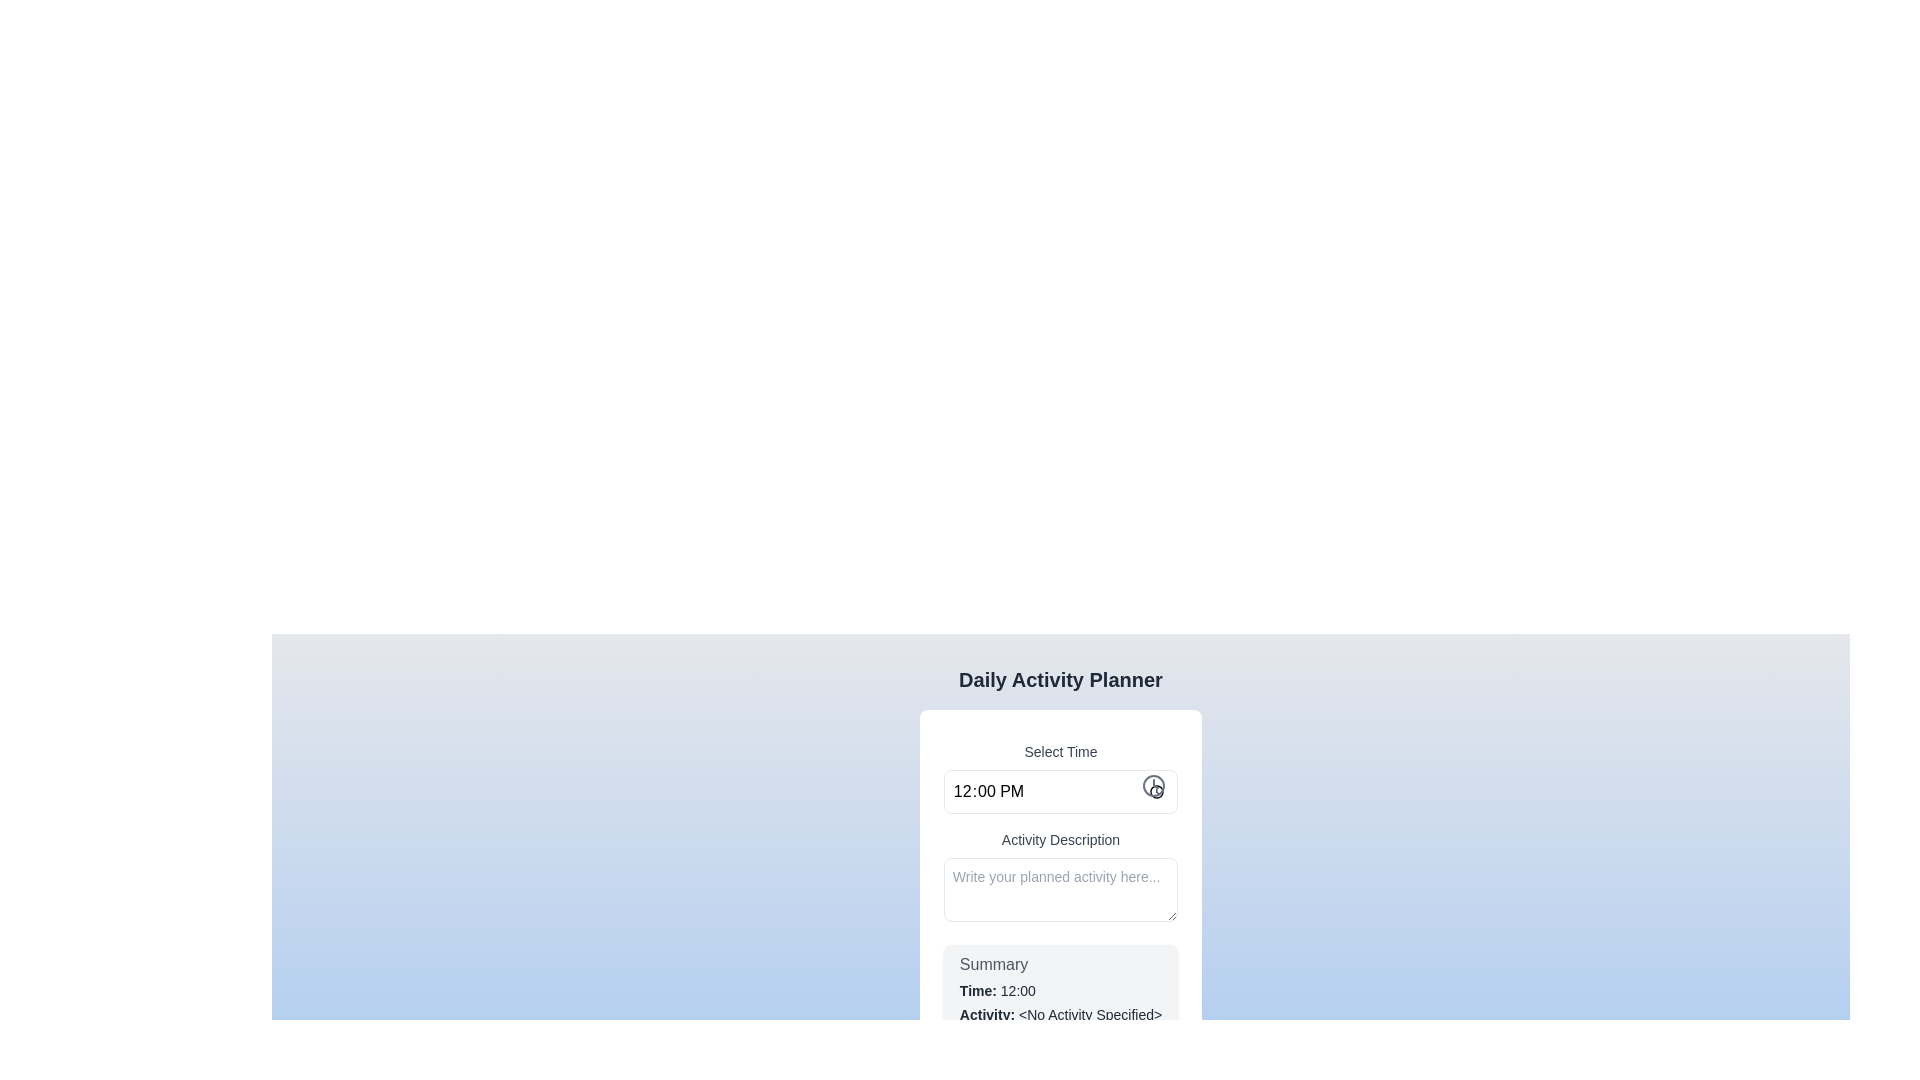  I want to click on the 'Time:' text label located in the summary section near the bottom of the interface, positioned on the left before the '12:00' time value, so click(980, 991).